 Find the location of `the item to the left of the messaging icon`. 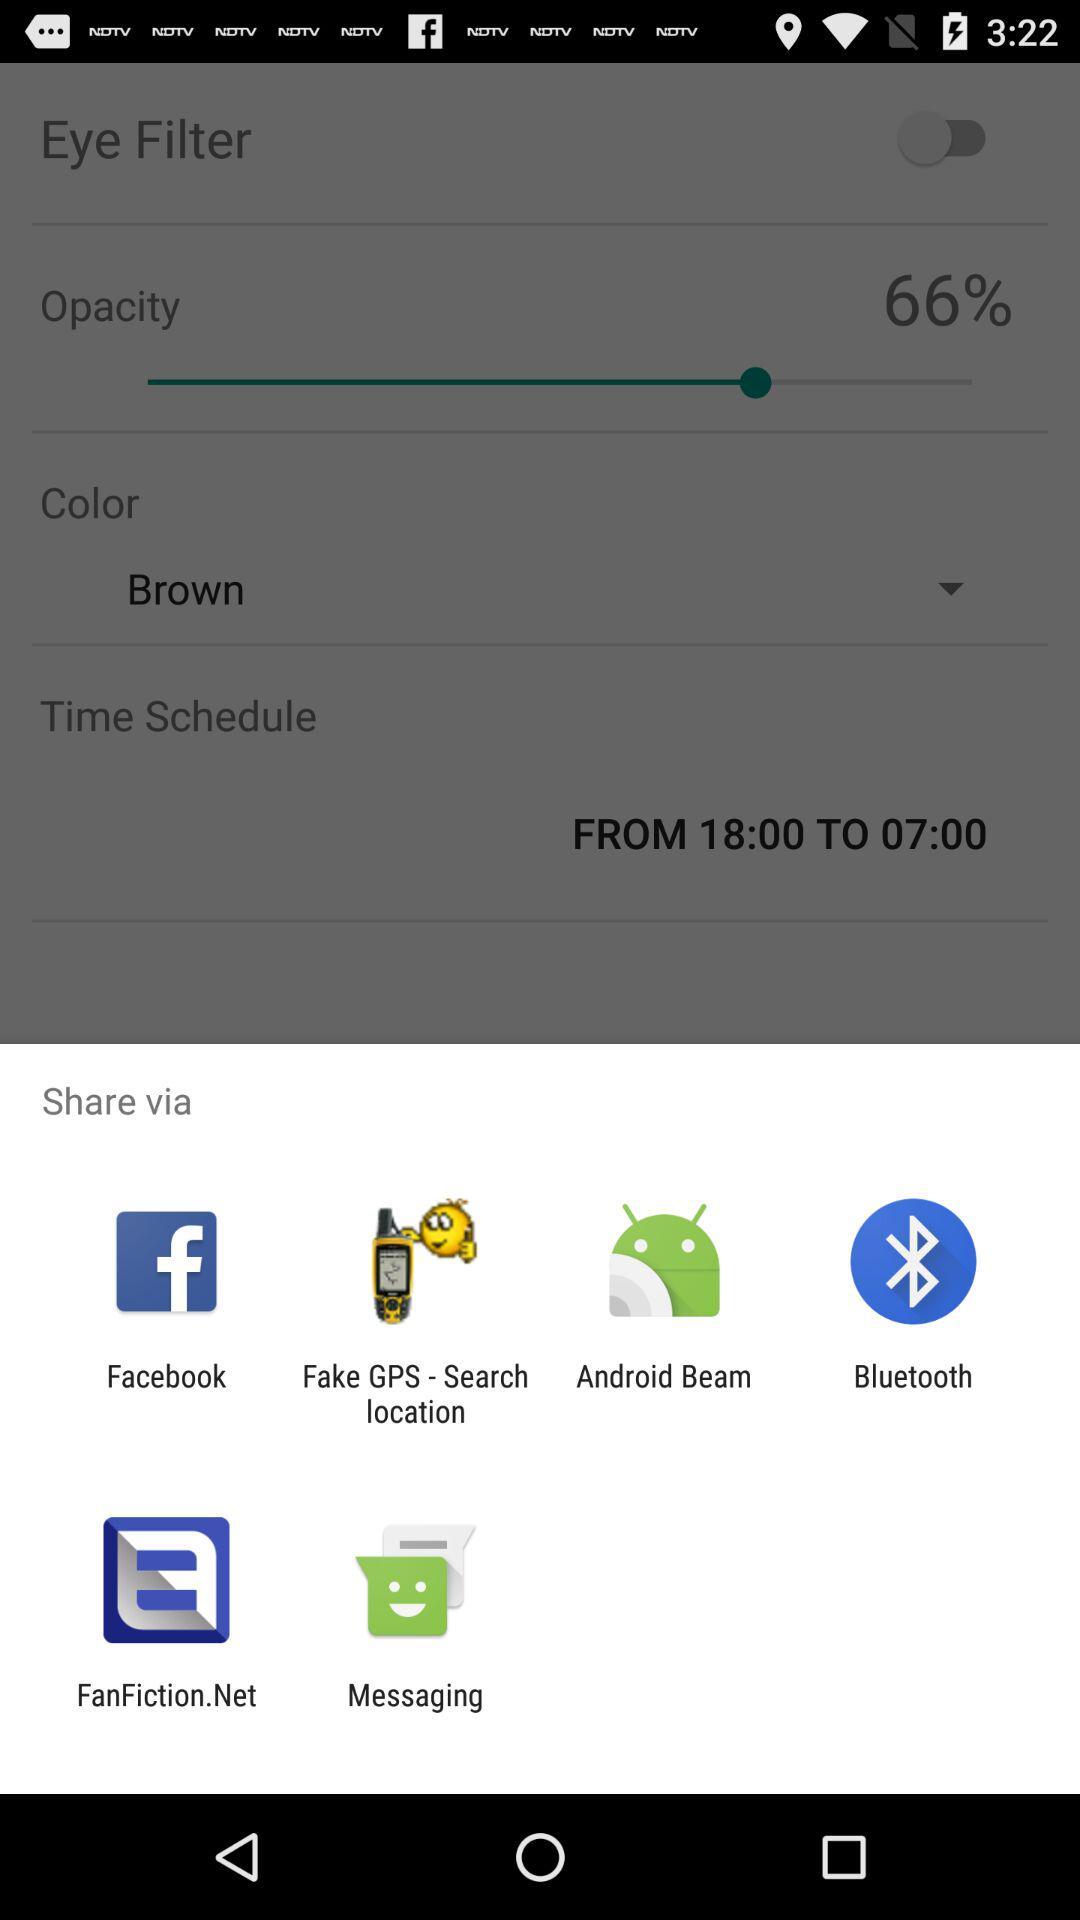

the item to the left of the messaging icon is located at coordinates (165, 1711).